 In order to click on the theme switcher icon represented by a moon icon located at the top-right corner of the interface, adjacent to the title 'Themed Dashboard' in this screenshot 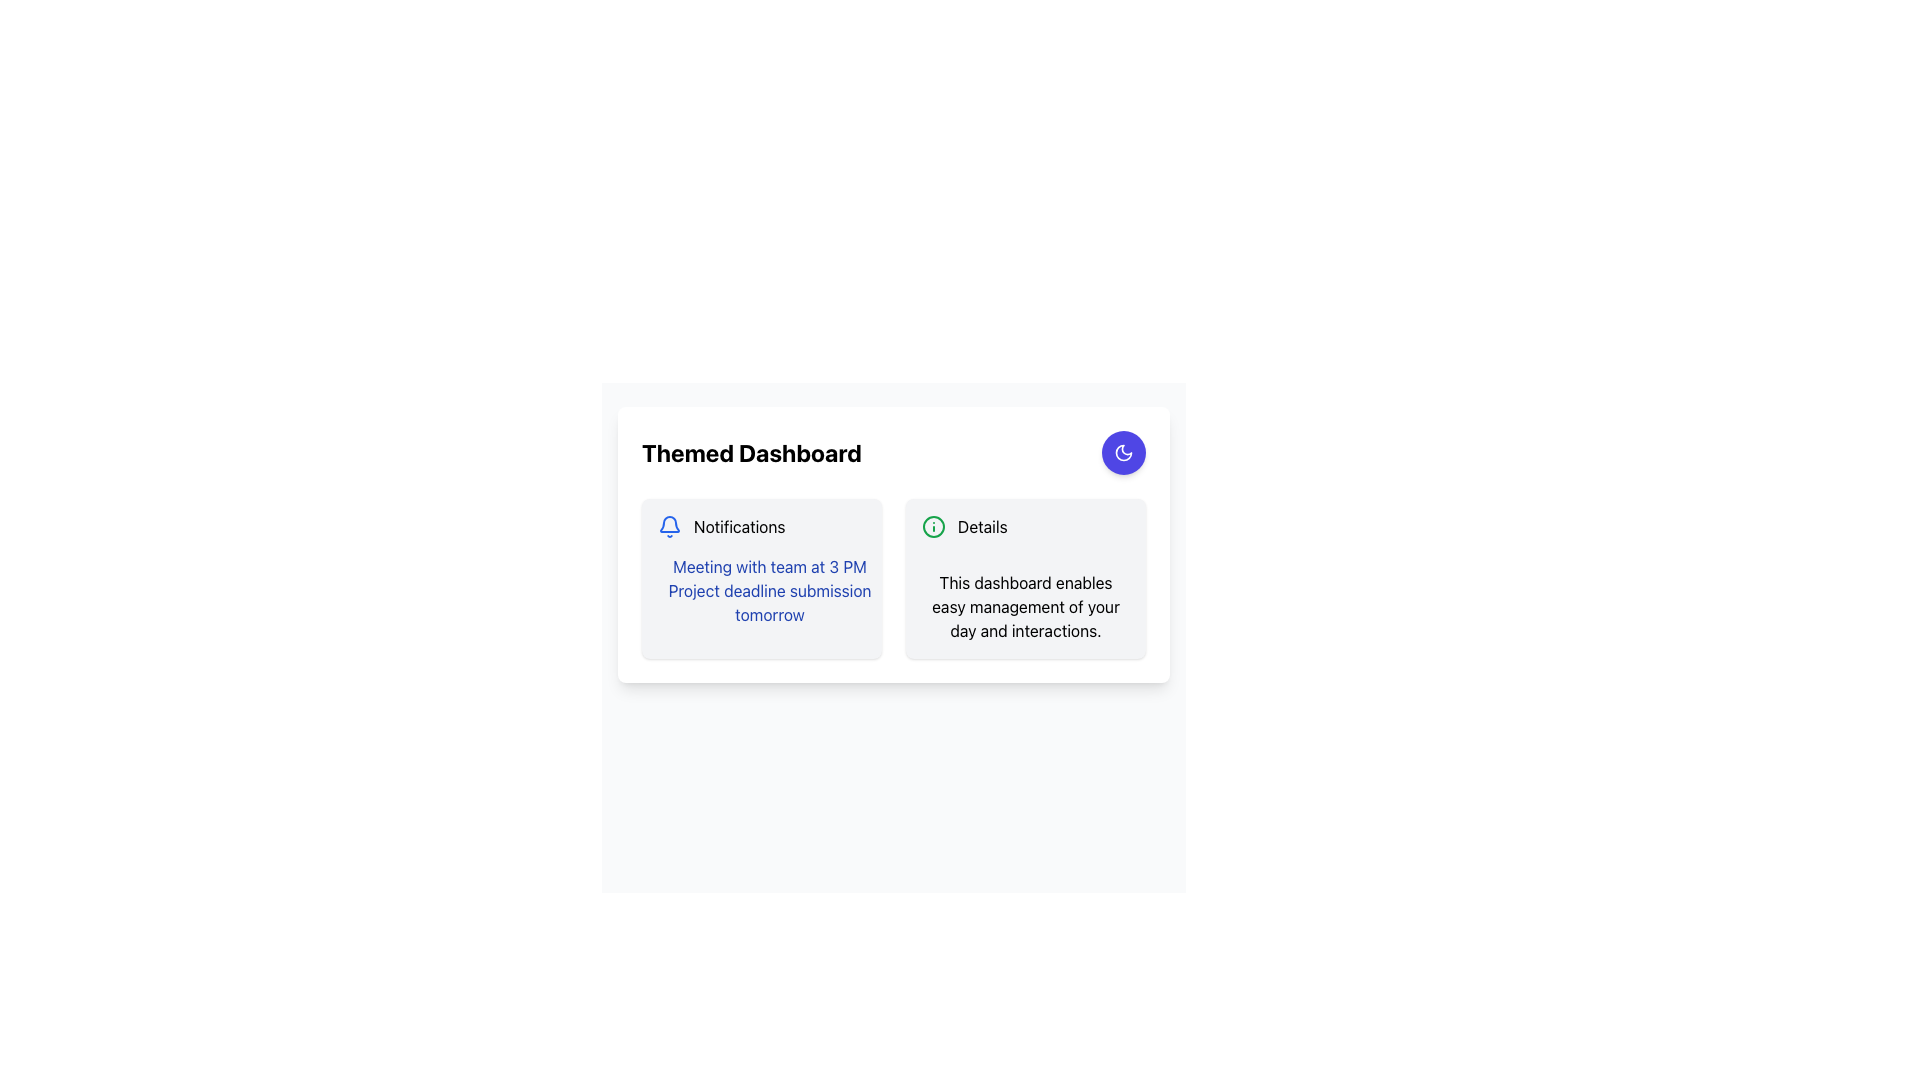, I will do `click(1123, 452)`.